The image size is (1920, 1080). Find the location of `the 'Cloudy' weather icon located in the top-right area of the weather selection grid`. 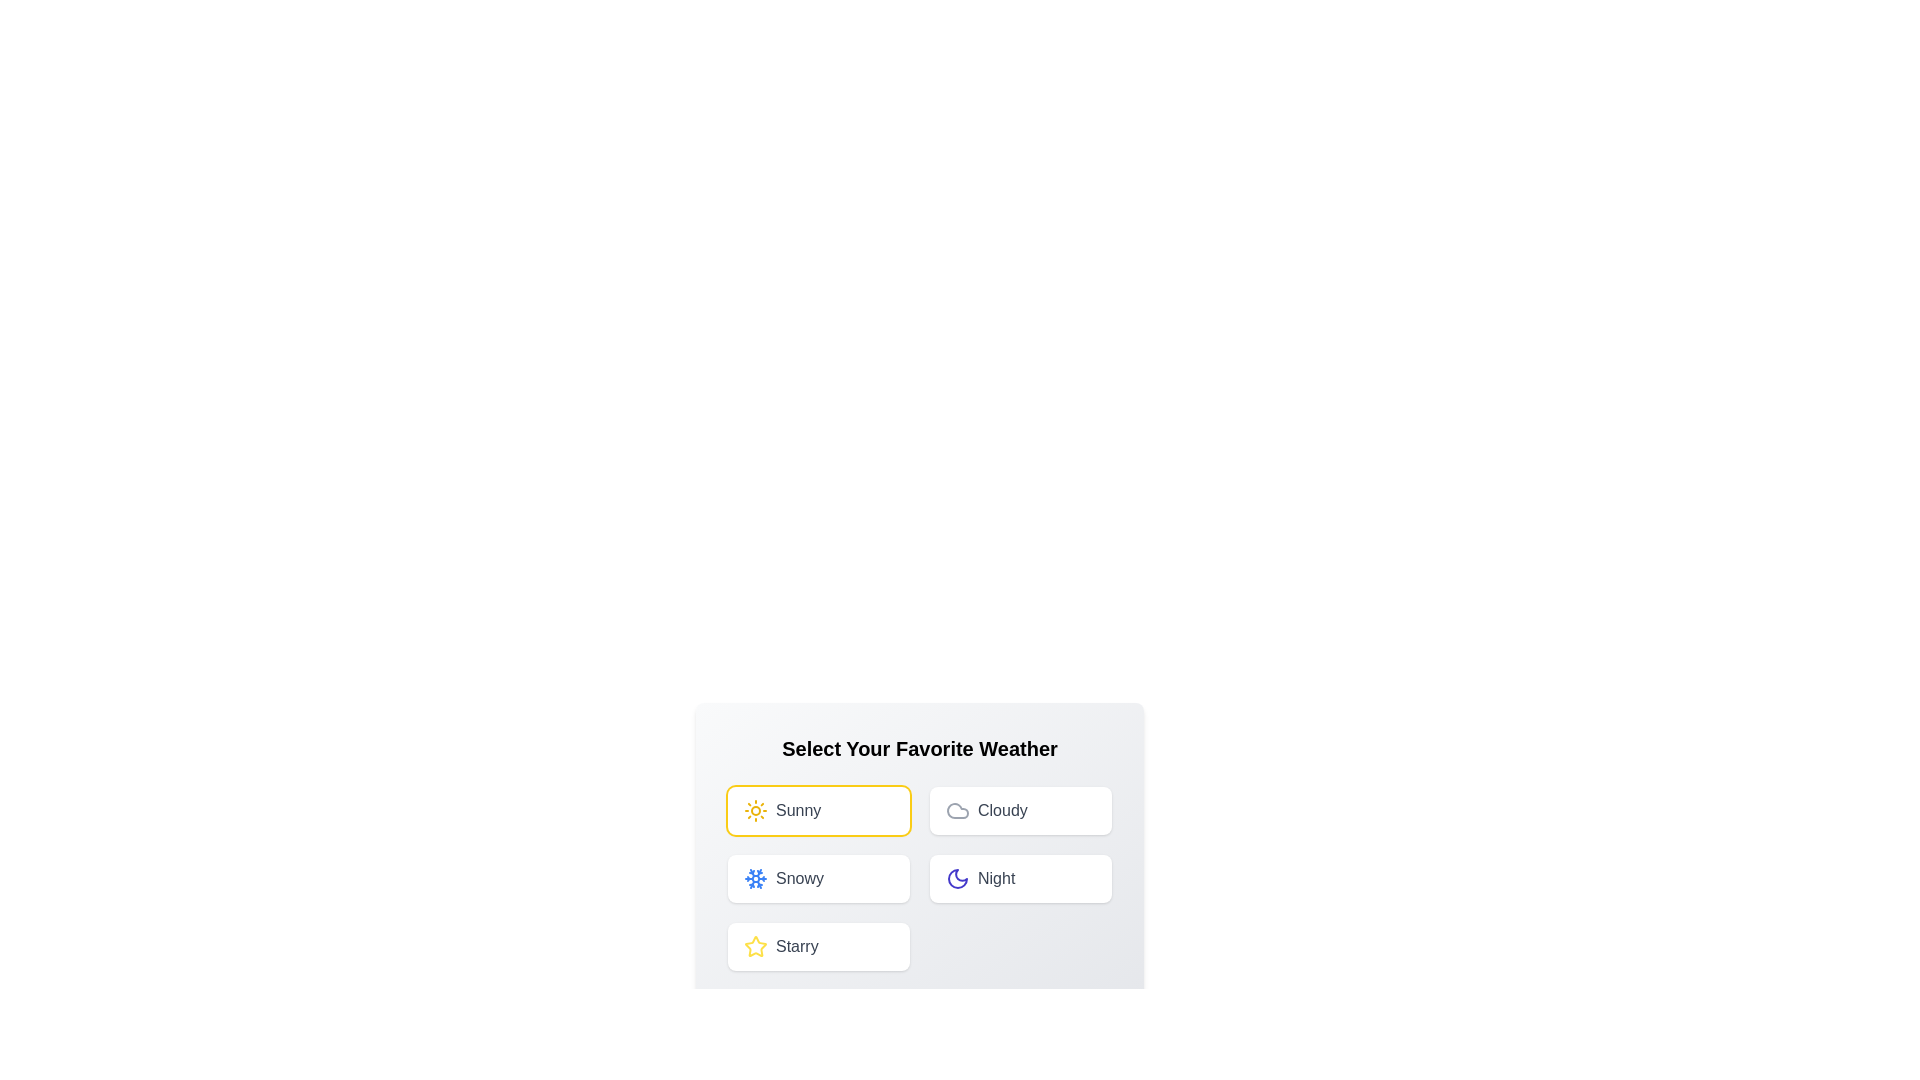

the 'Cloudy' weather icon located in the top-right area of the weather selection grid is located at coordinates (957, 810).